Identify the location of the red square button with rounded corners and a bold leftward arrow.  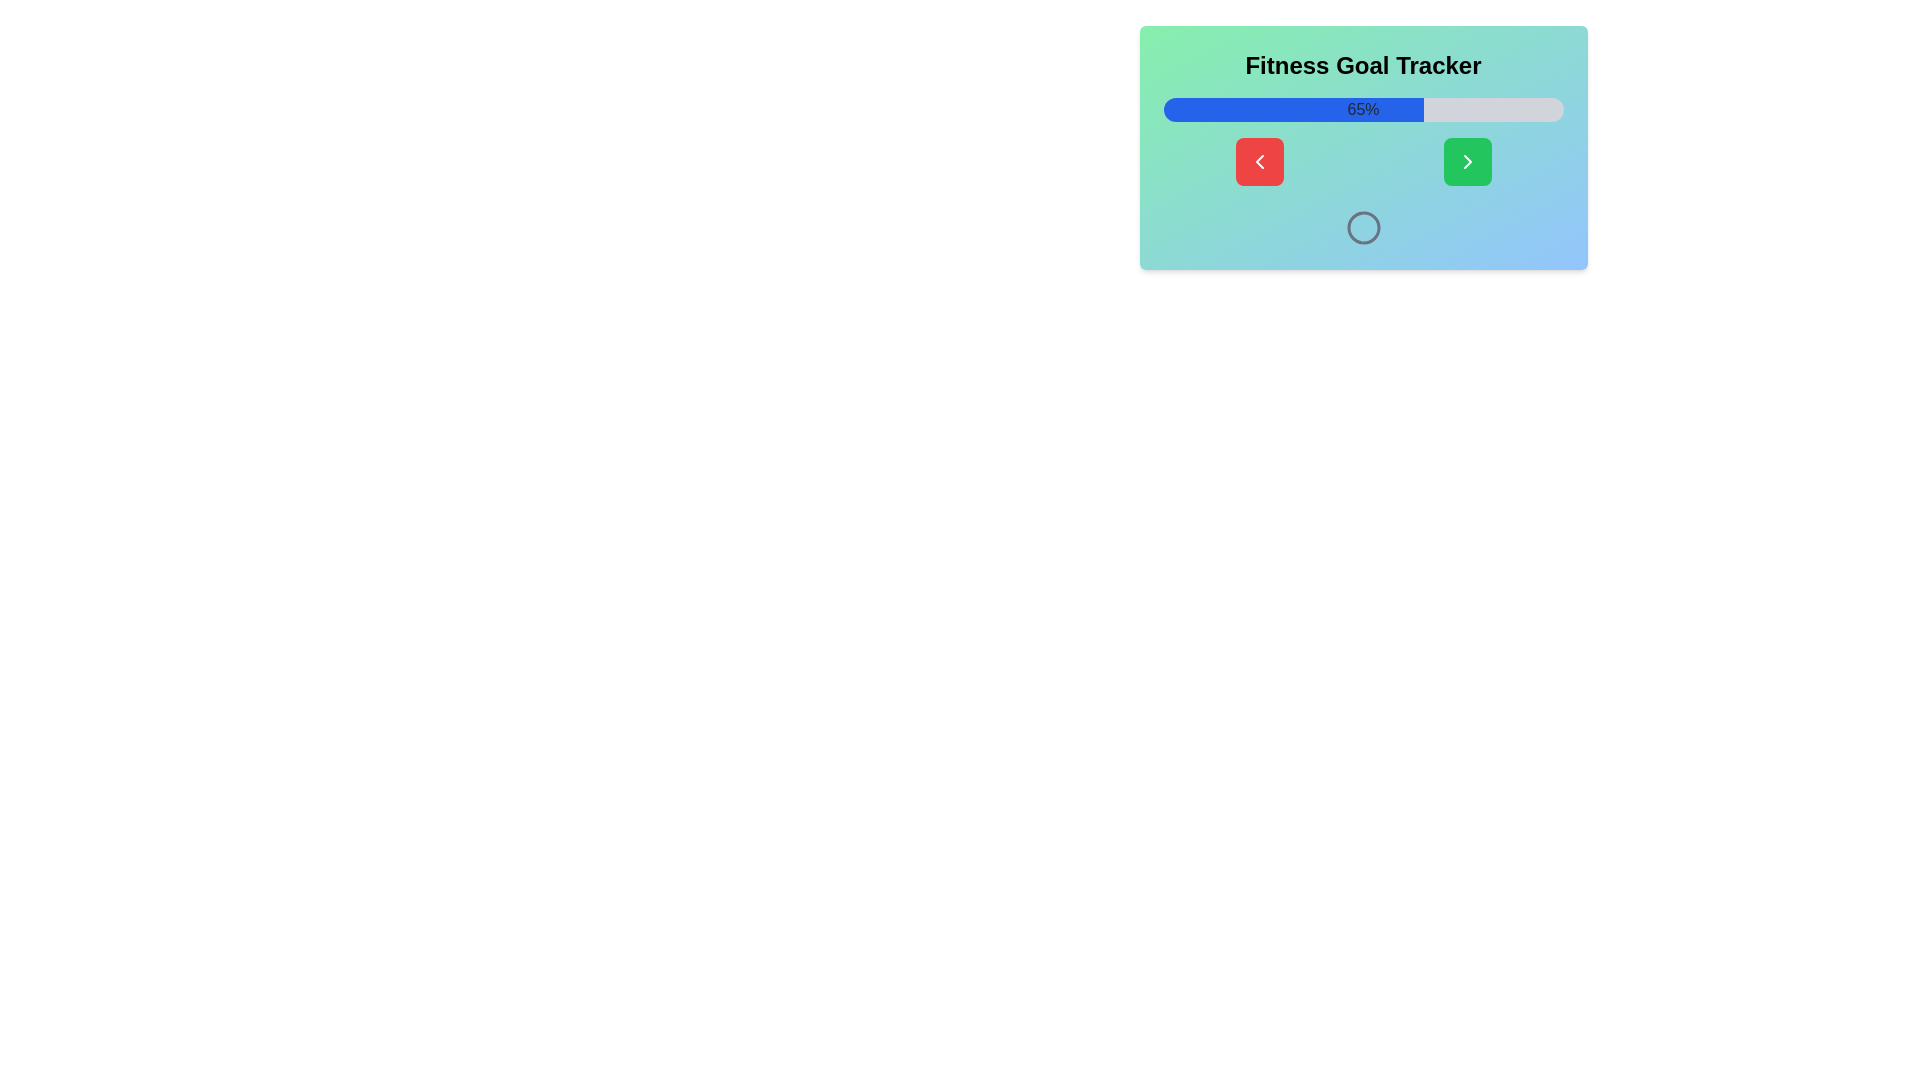
(1258, 161).